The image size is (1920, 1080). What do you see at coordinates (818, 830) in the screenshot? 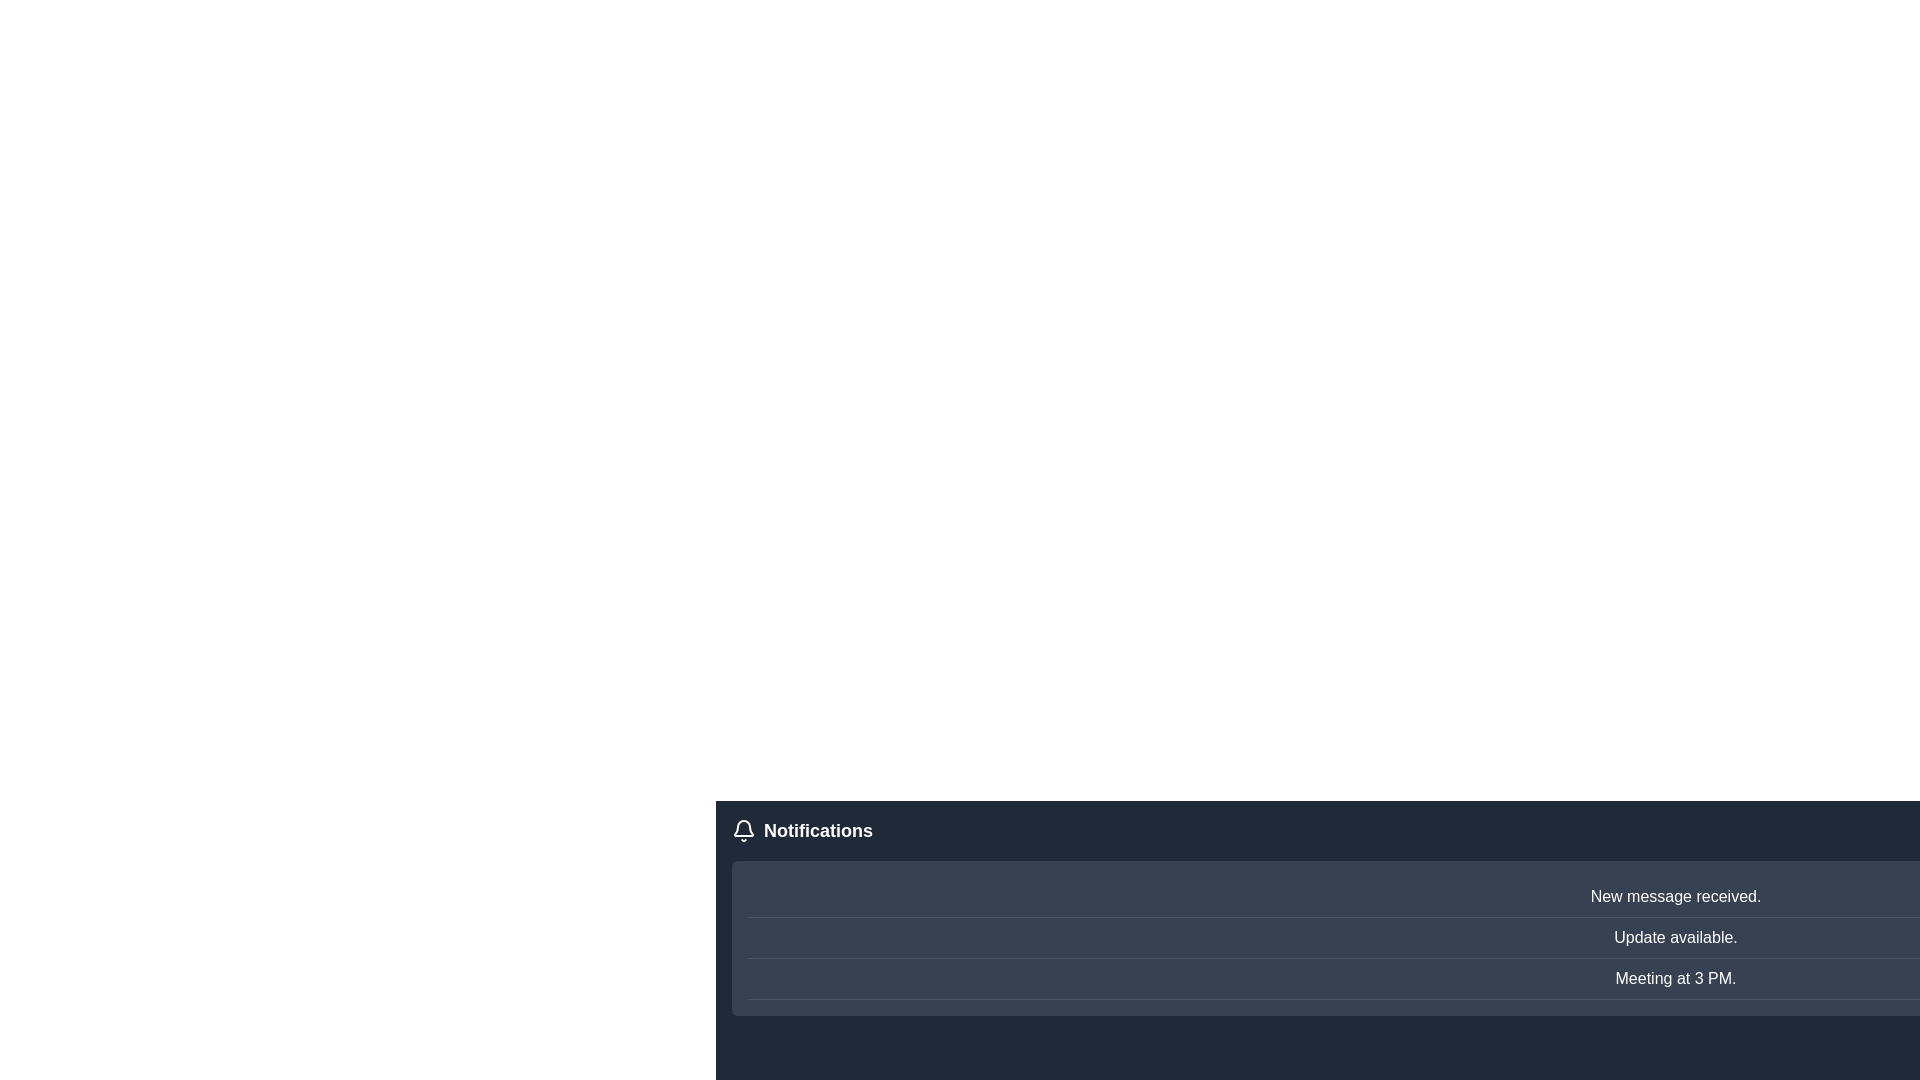
I see `the bold 'Notifications' text label in the notification panel` at bounding box center [818, 830].